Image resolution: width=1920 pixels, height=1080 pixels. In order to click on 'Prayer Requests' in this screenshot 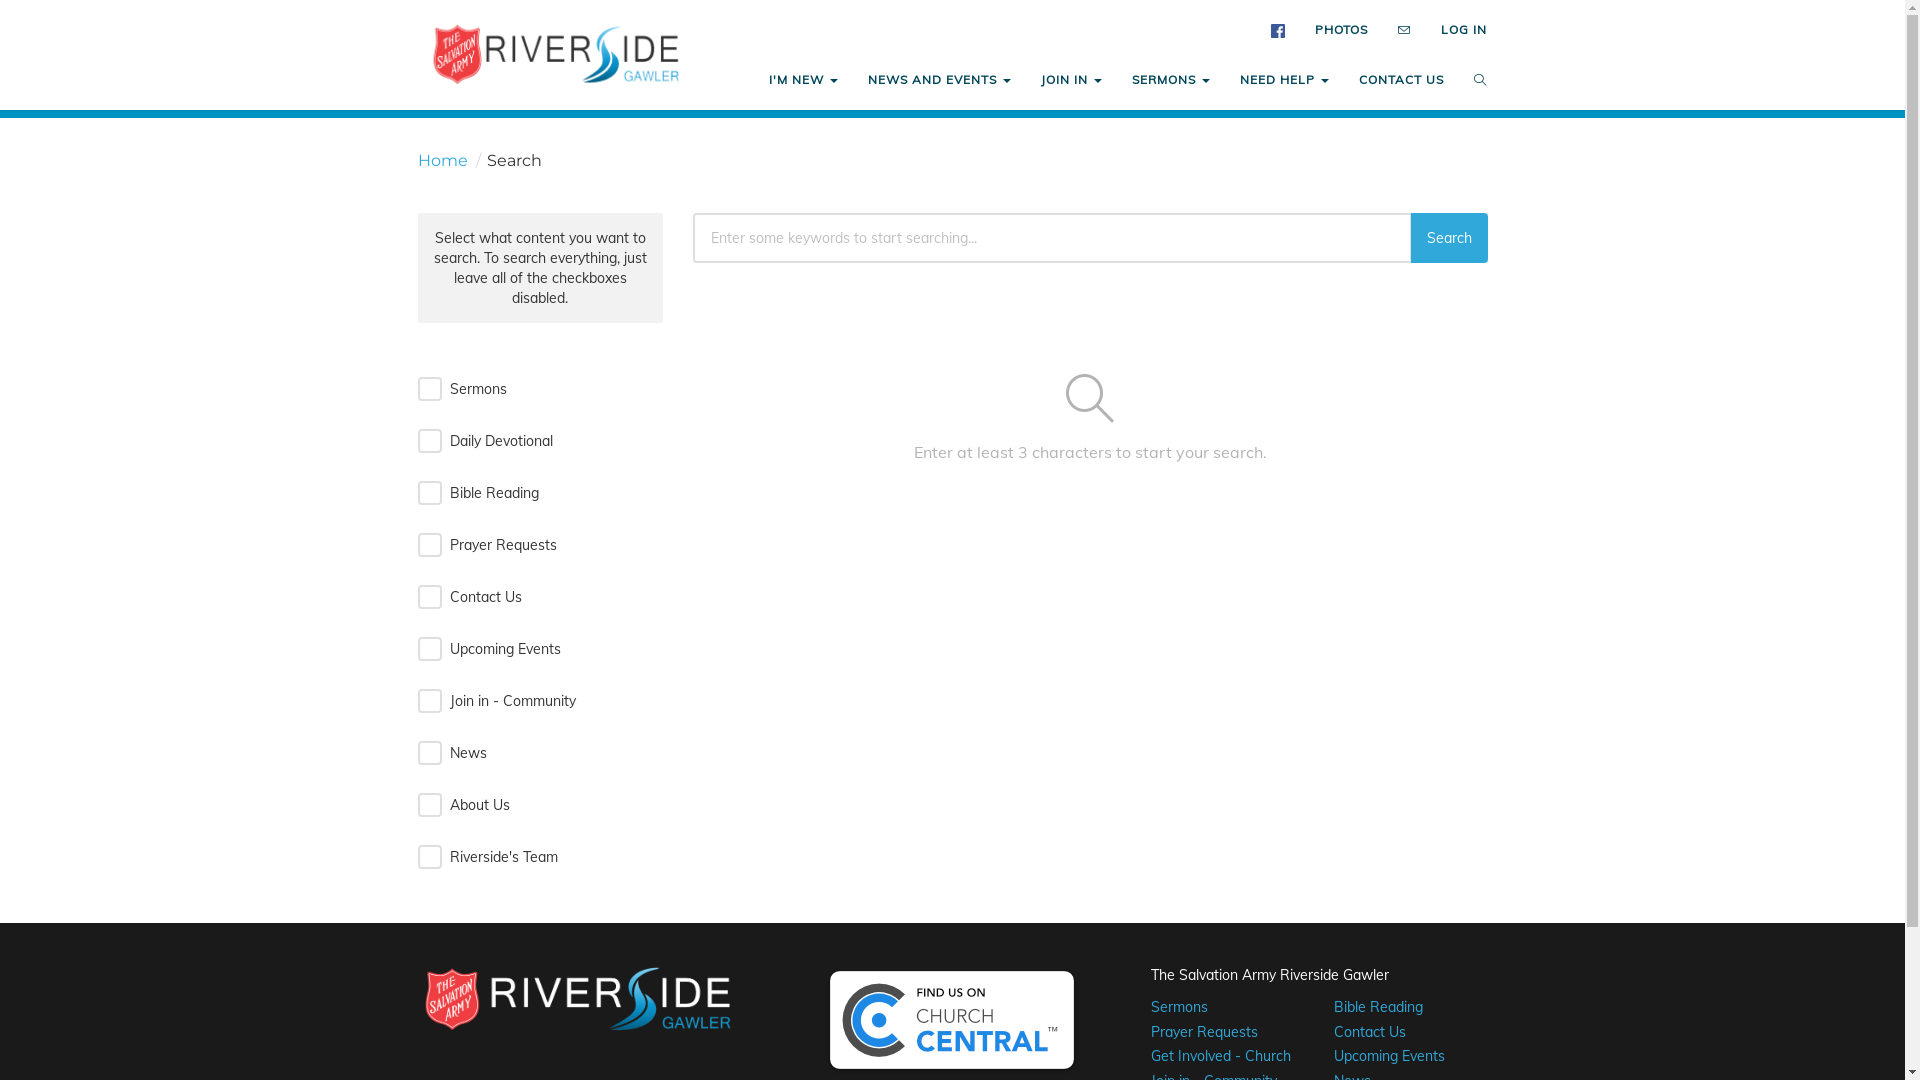, I will do `click(1203, 1032)`.